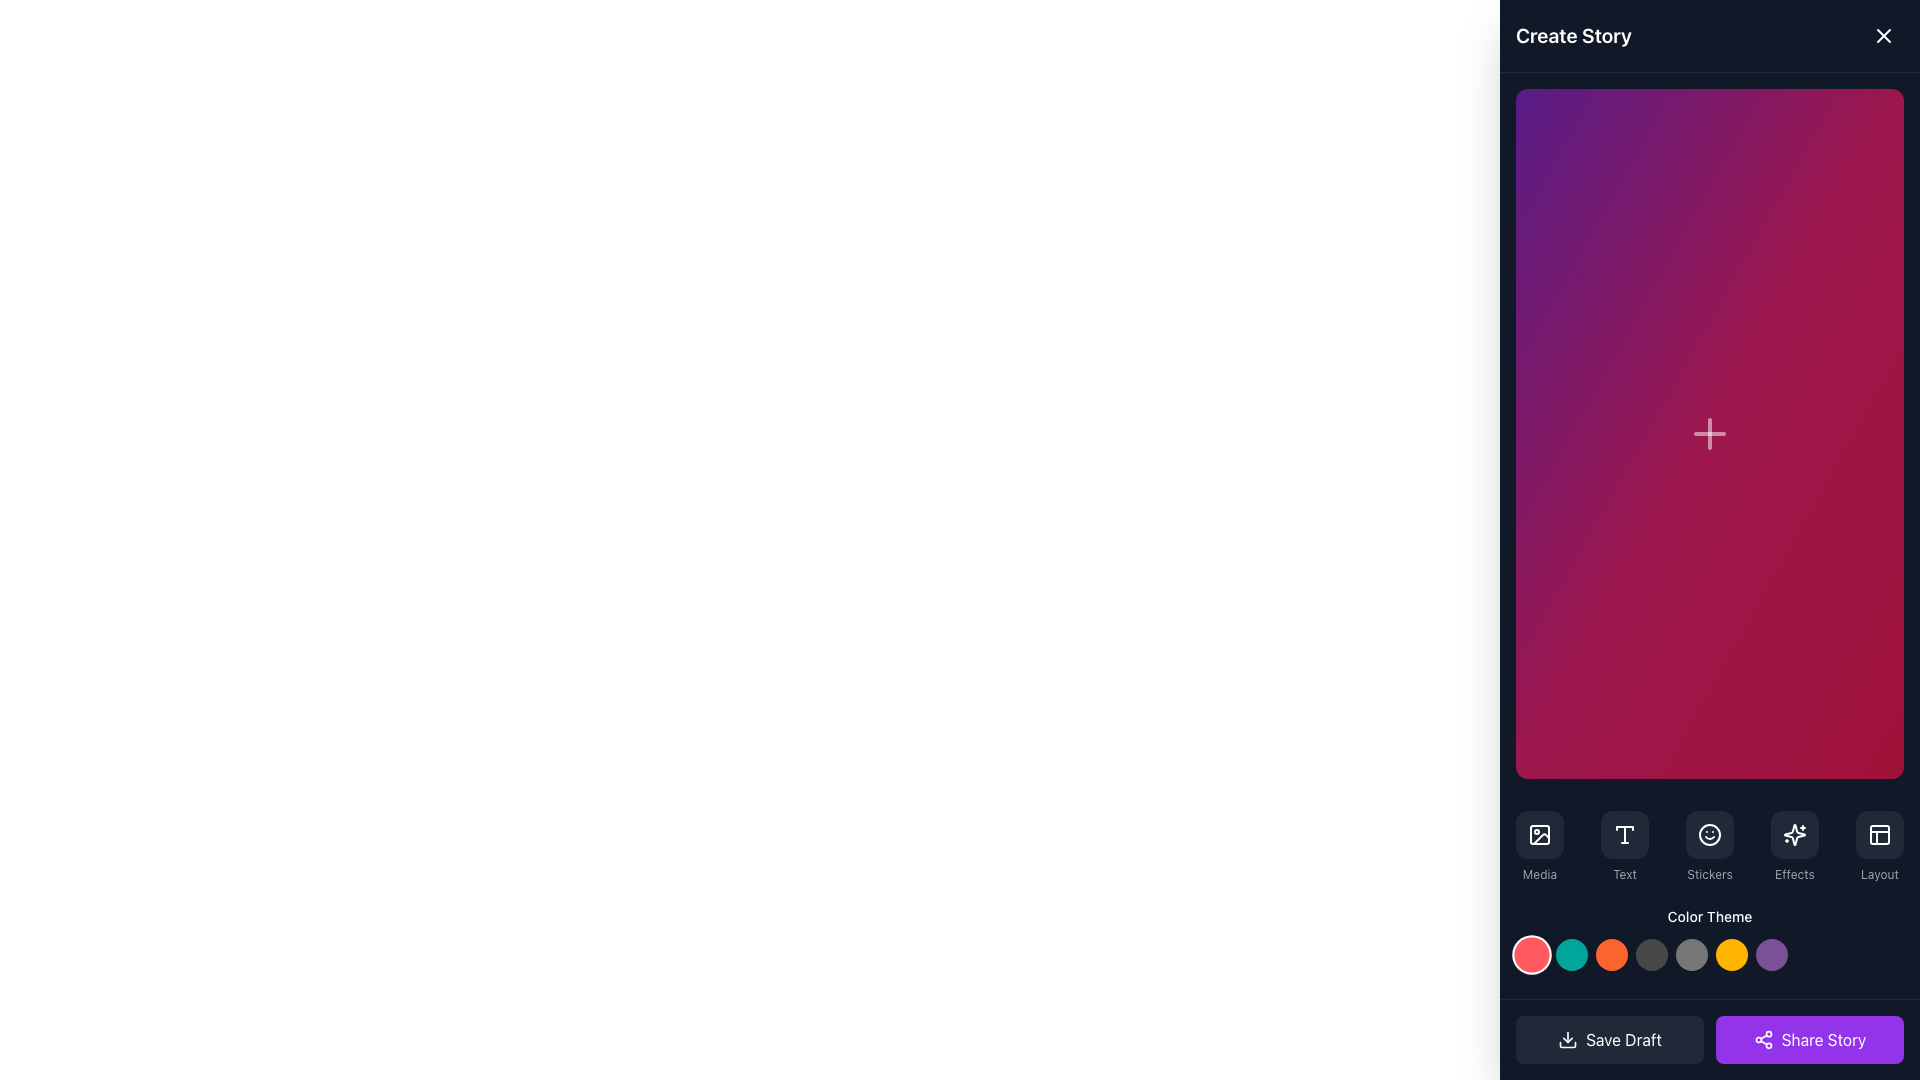 The height and width of the screenshot is (1080, 1920). I want to click on the outer circular part of the smiley face icon in the sidebar's stickers section, so click(1708, 833).